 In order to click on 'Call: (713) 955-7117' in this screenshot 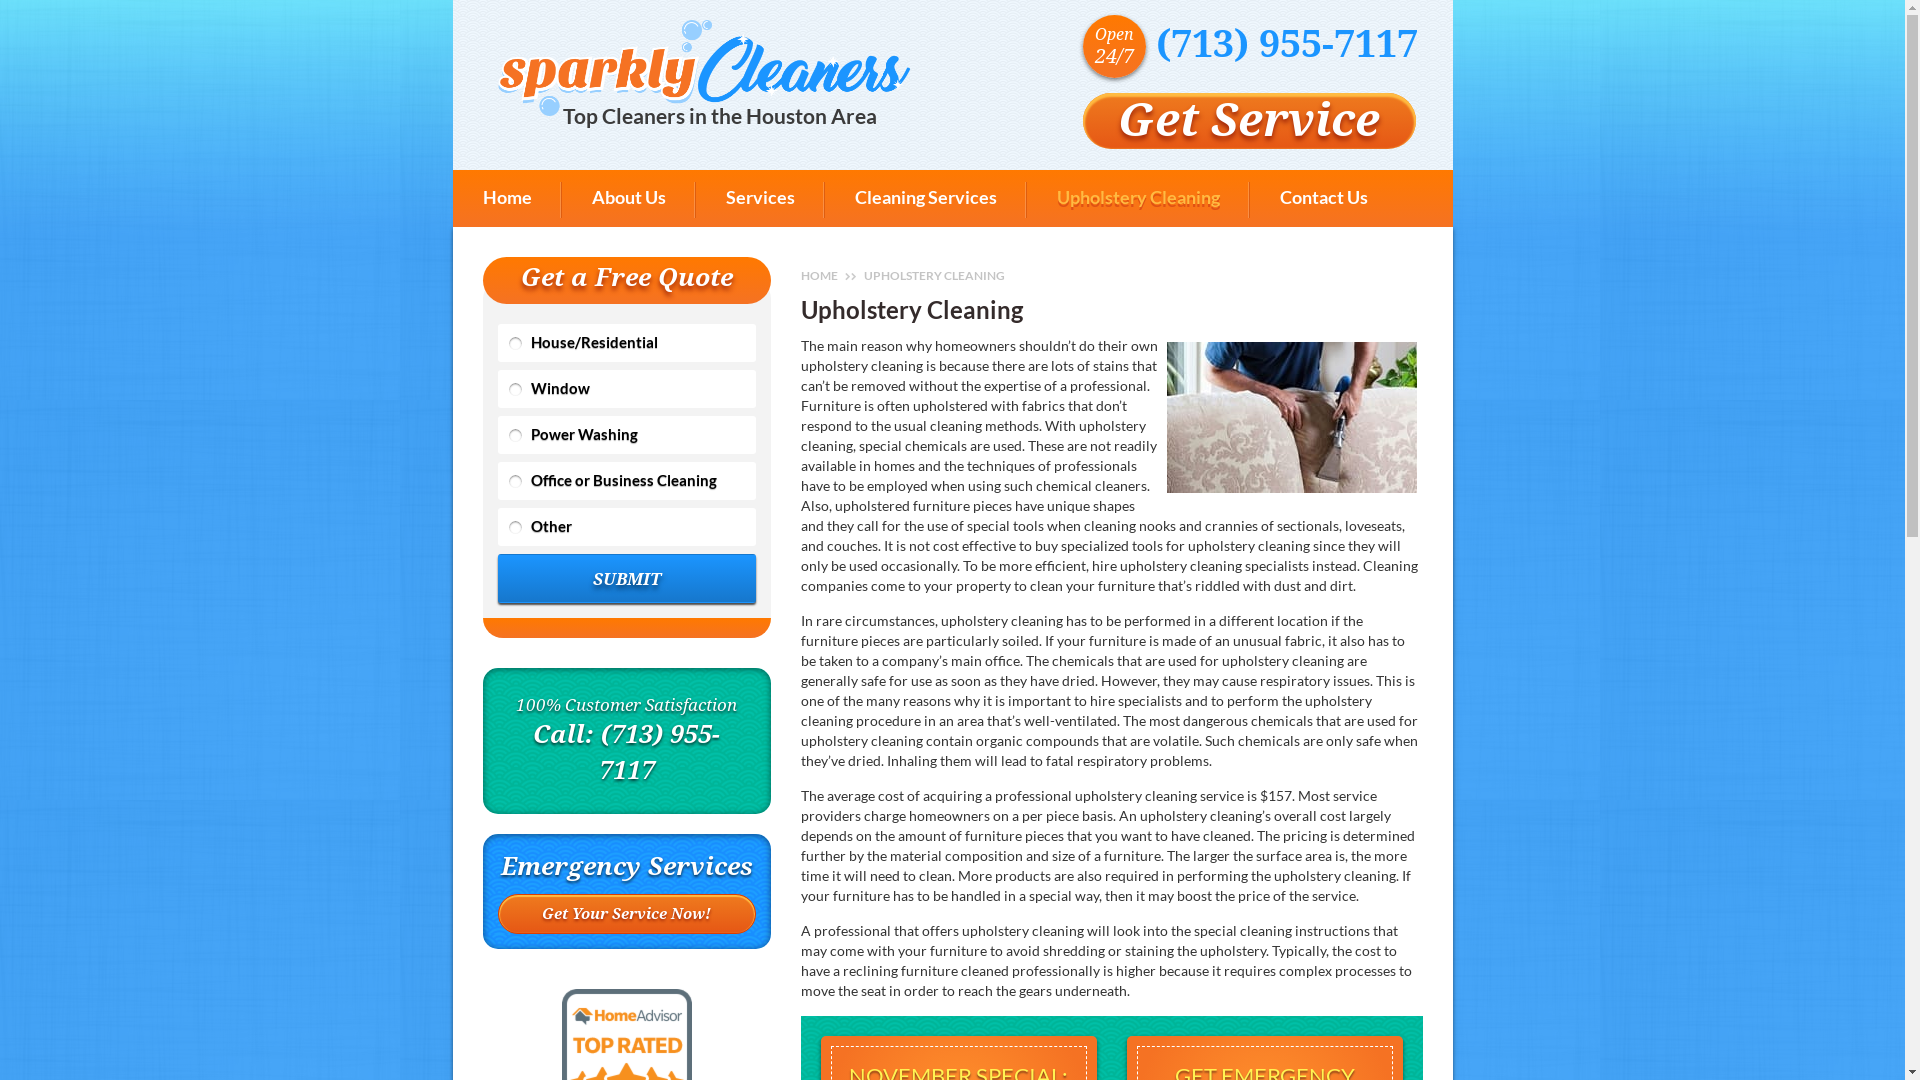, I will do `click(626, 752)`.